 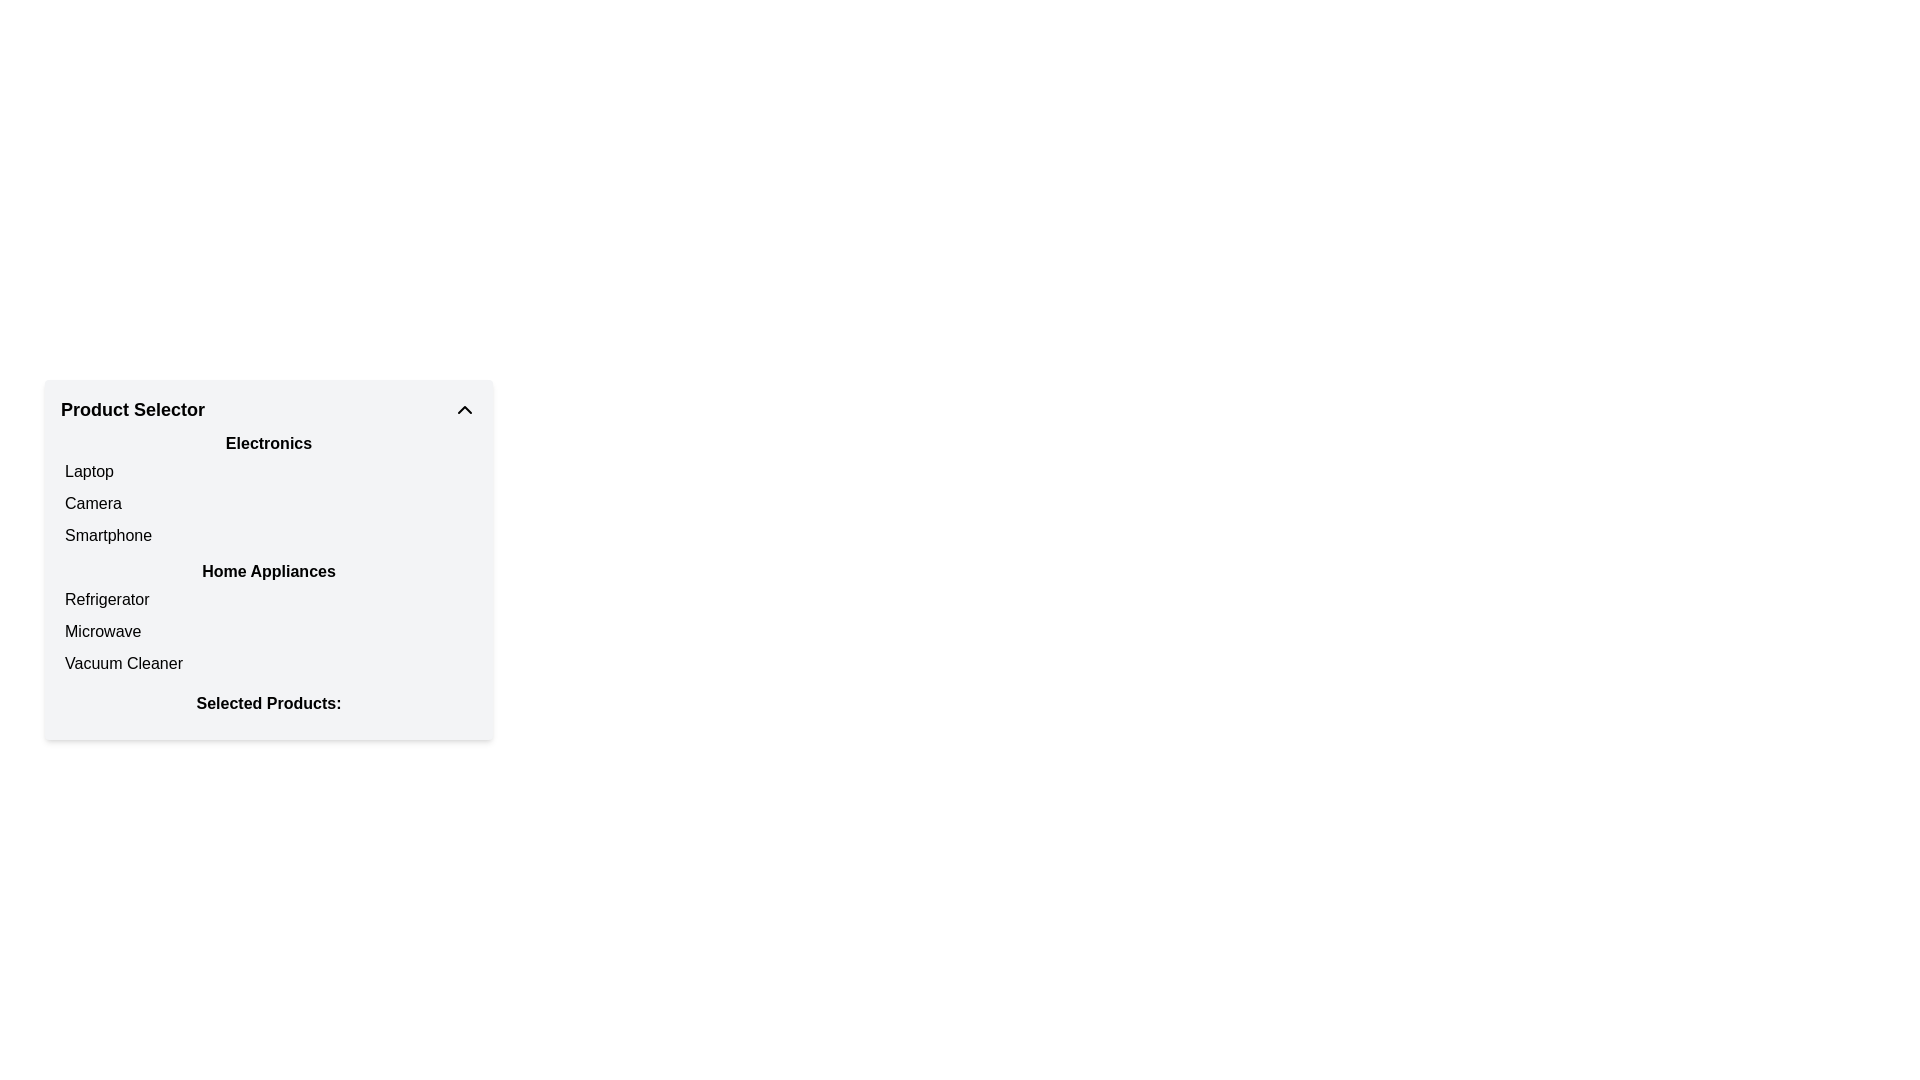 What do you see at coordinates (267, 571) in the screenshot?
I see `the static text label reading 'Home Appliances' which is styled in bold and has a gray background, located at the top of the dropdown menu interface` at bounding box center [267, 571].